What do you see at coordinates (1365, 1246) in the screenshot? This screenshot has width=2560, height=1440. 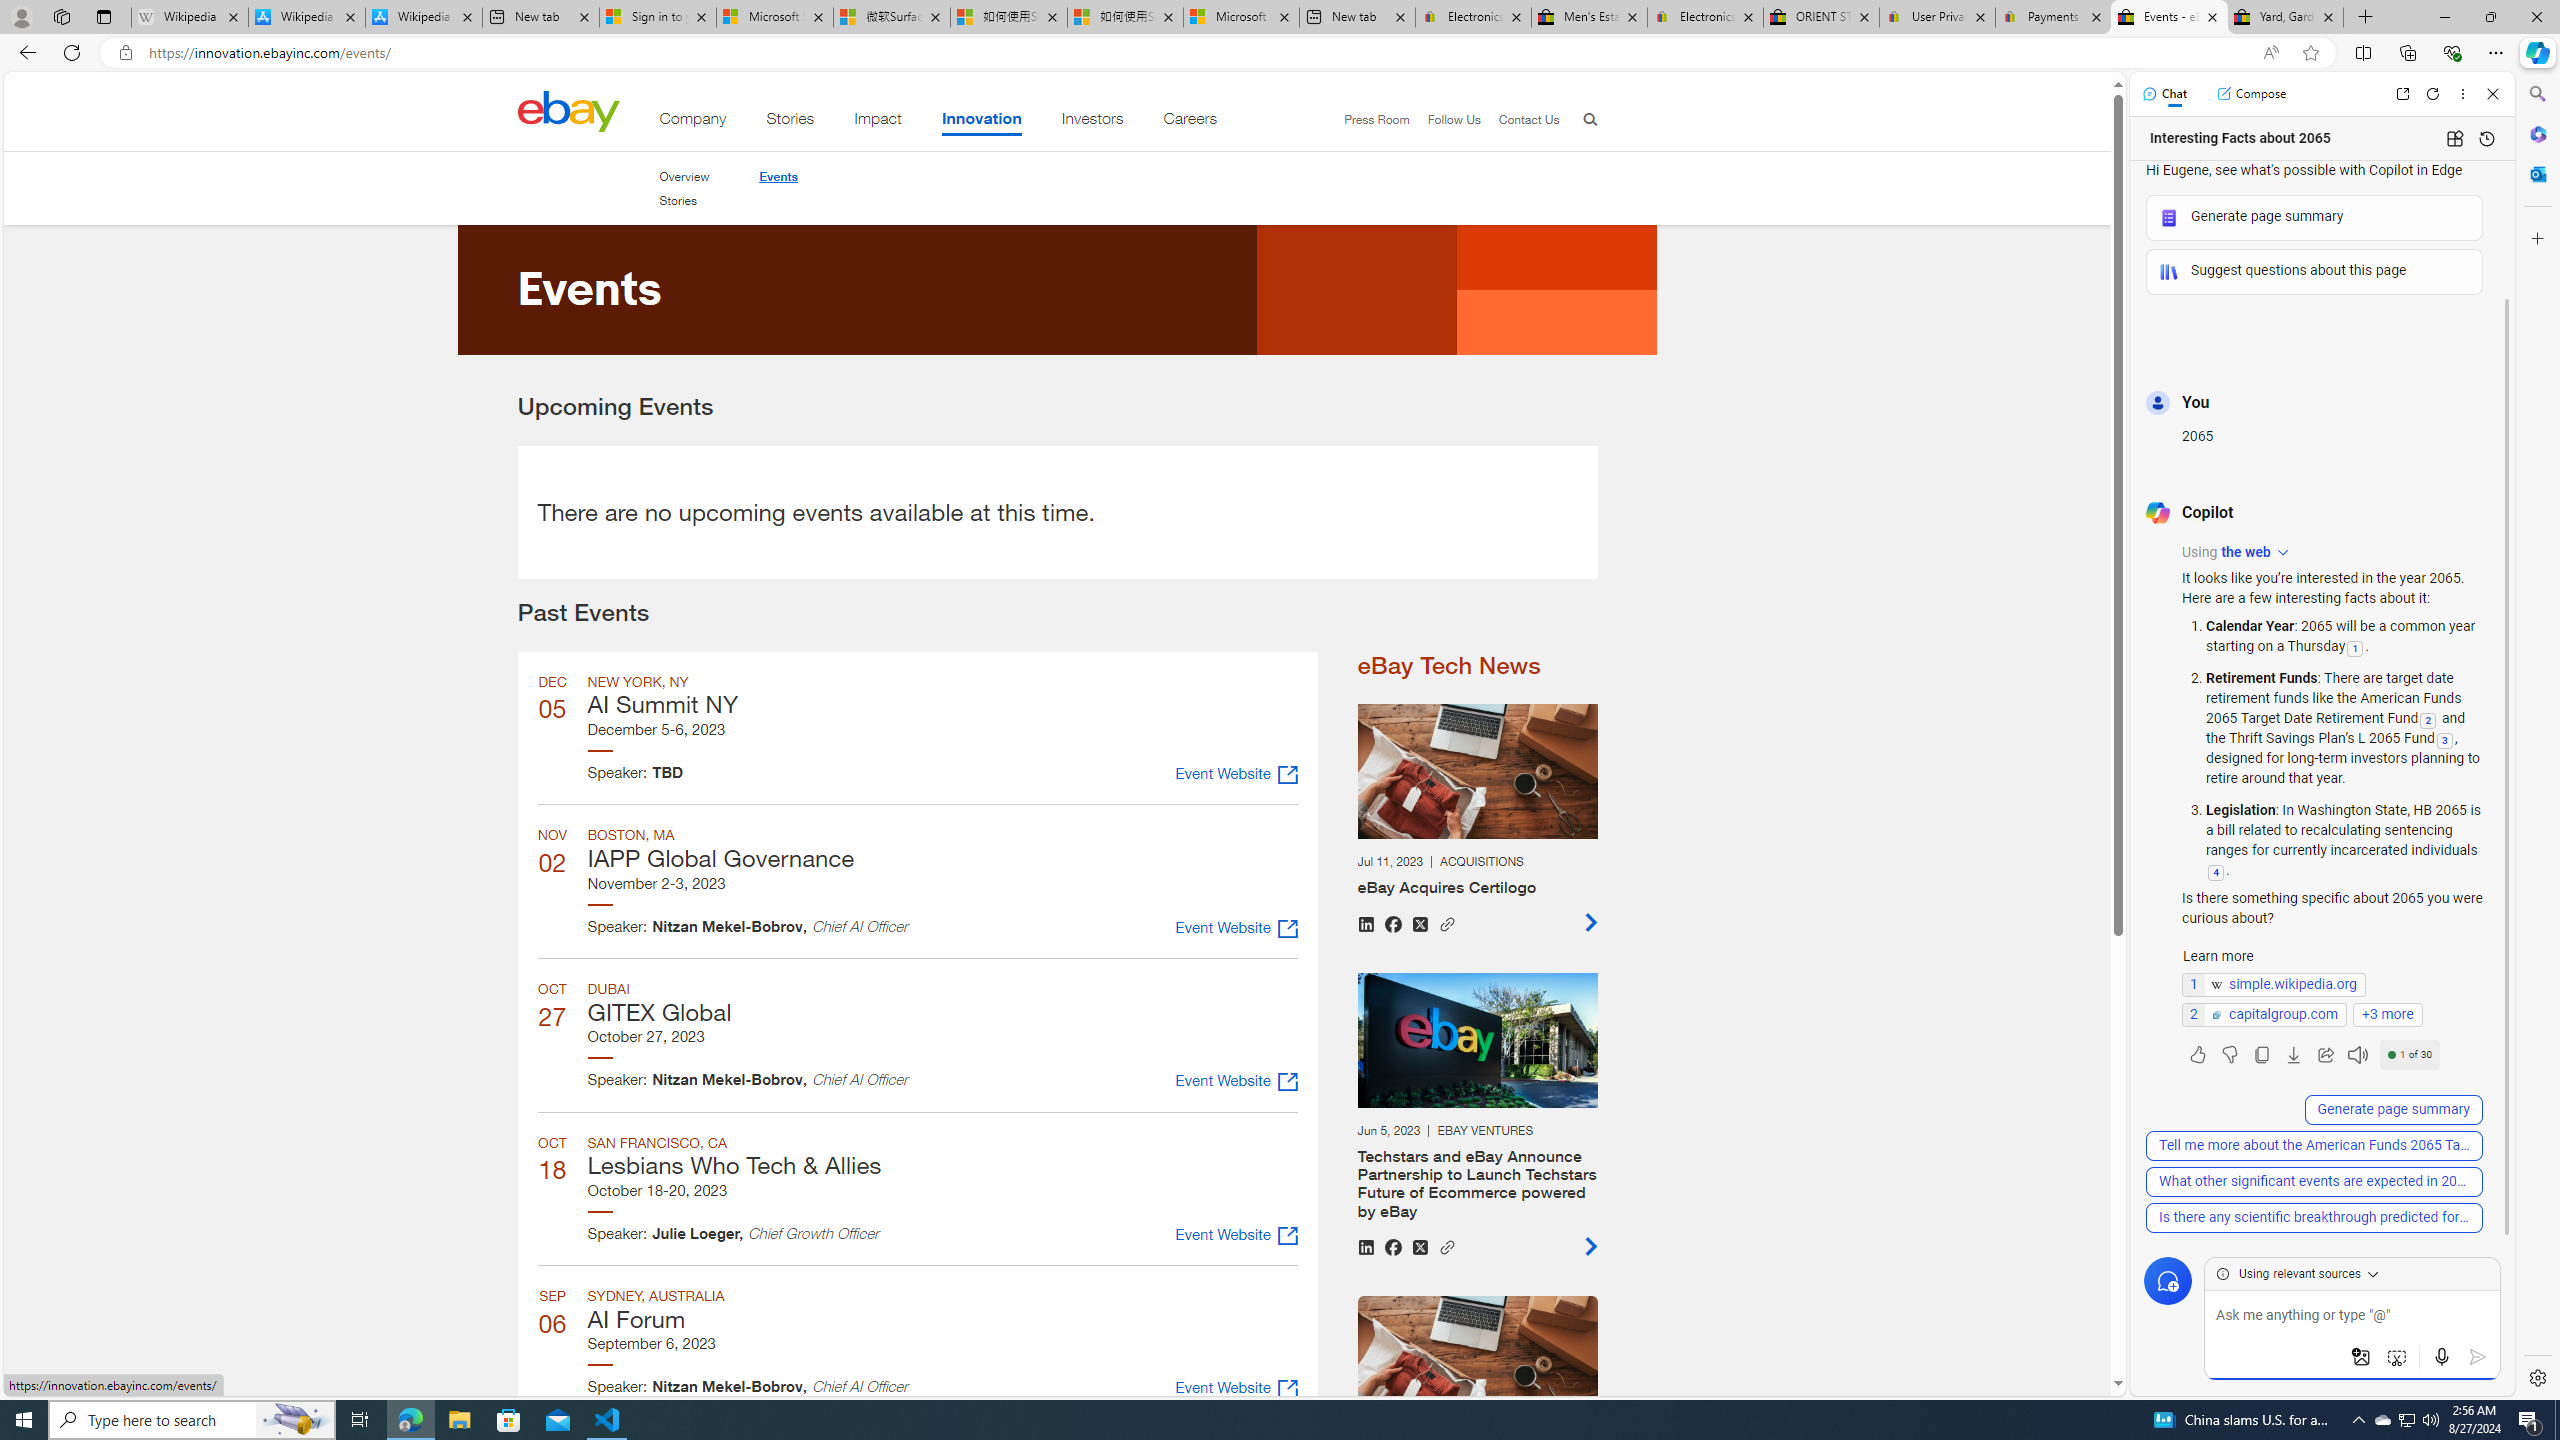 I see `'Share on LinkedIn'` at bounding box center [1365, 1246].